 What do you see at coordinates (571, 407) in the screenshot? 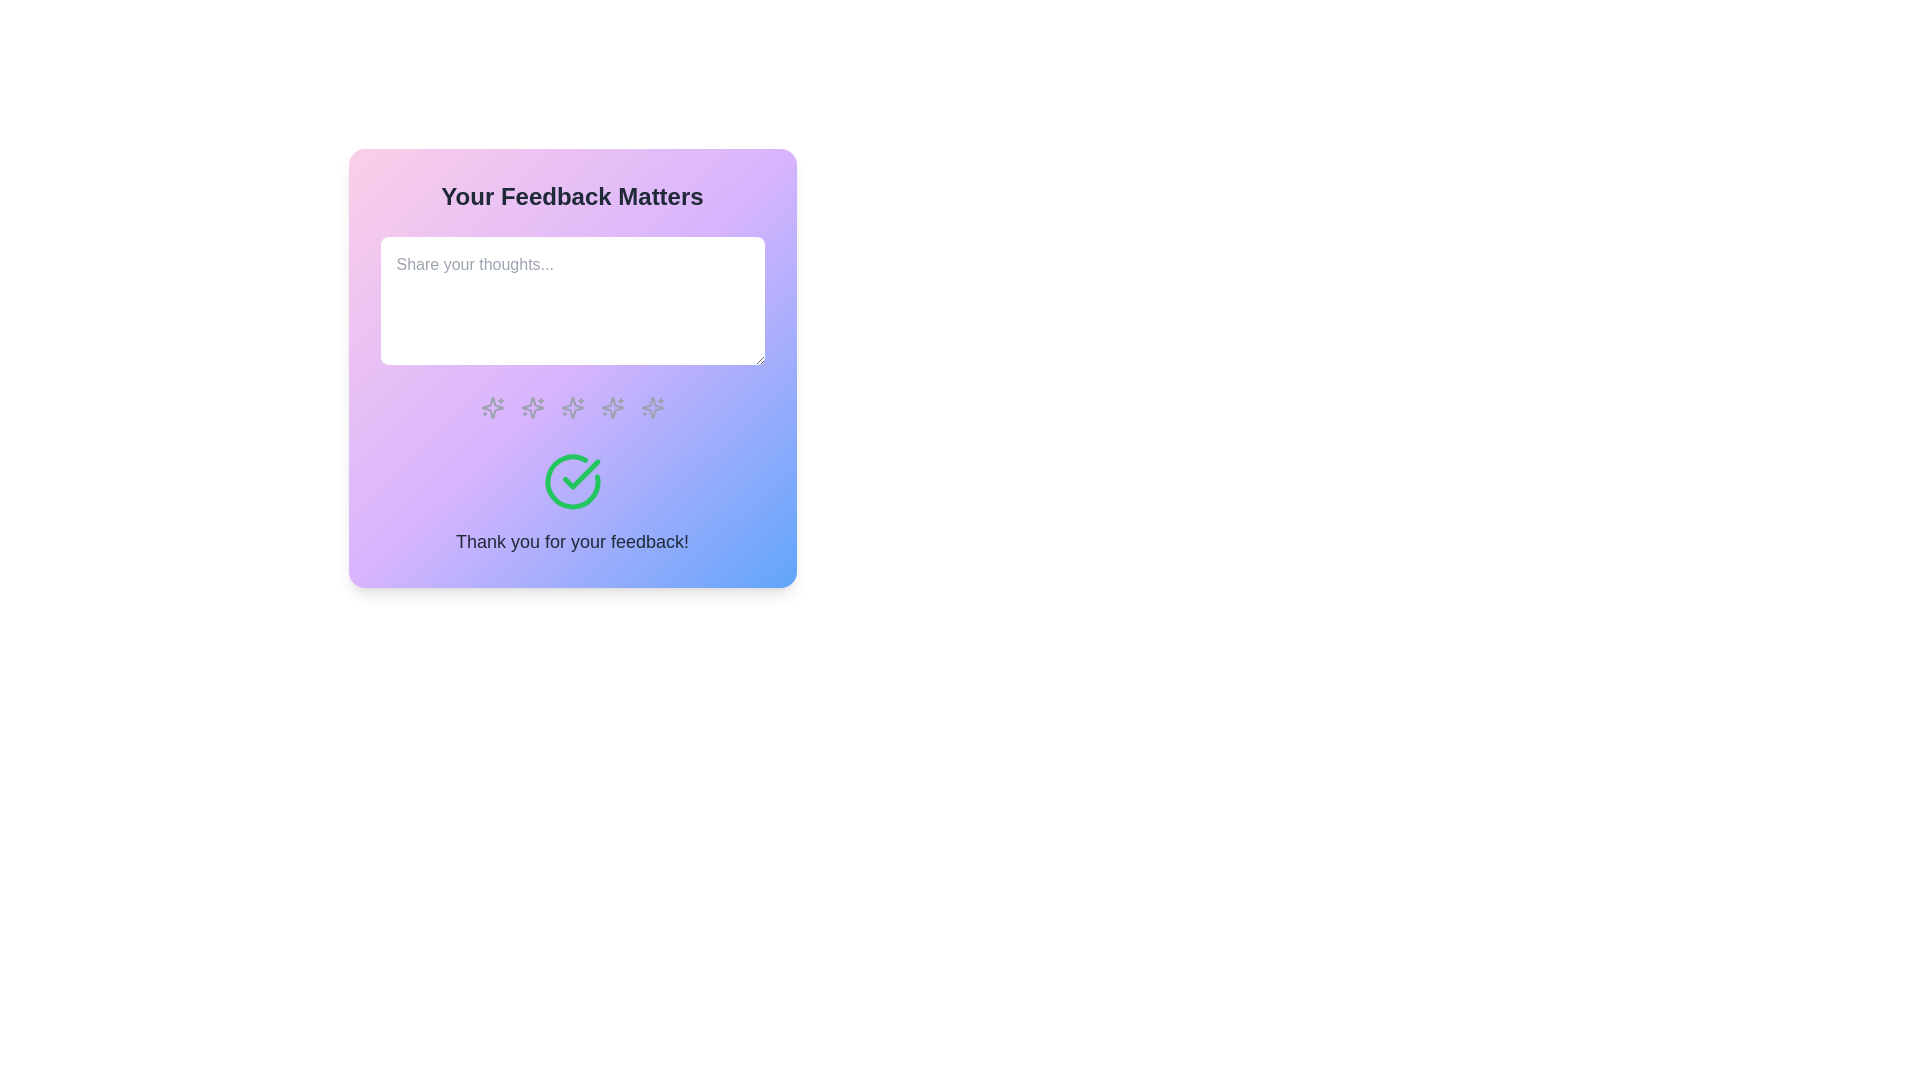
I see `the SVG sparkle icon, which is the middle icon in a row of similar icons located directly below the text input field` at bounding box center [571, 407].